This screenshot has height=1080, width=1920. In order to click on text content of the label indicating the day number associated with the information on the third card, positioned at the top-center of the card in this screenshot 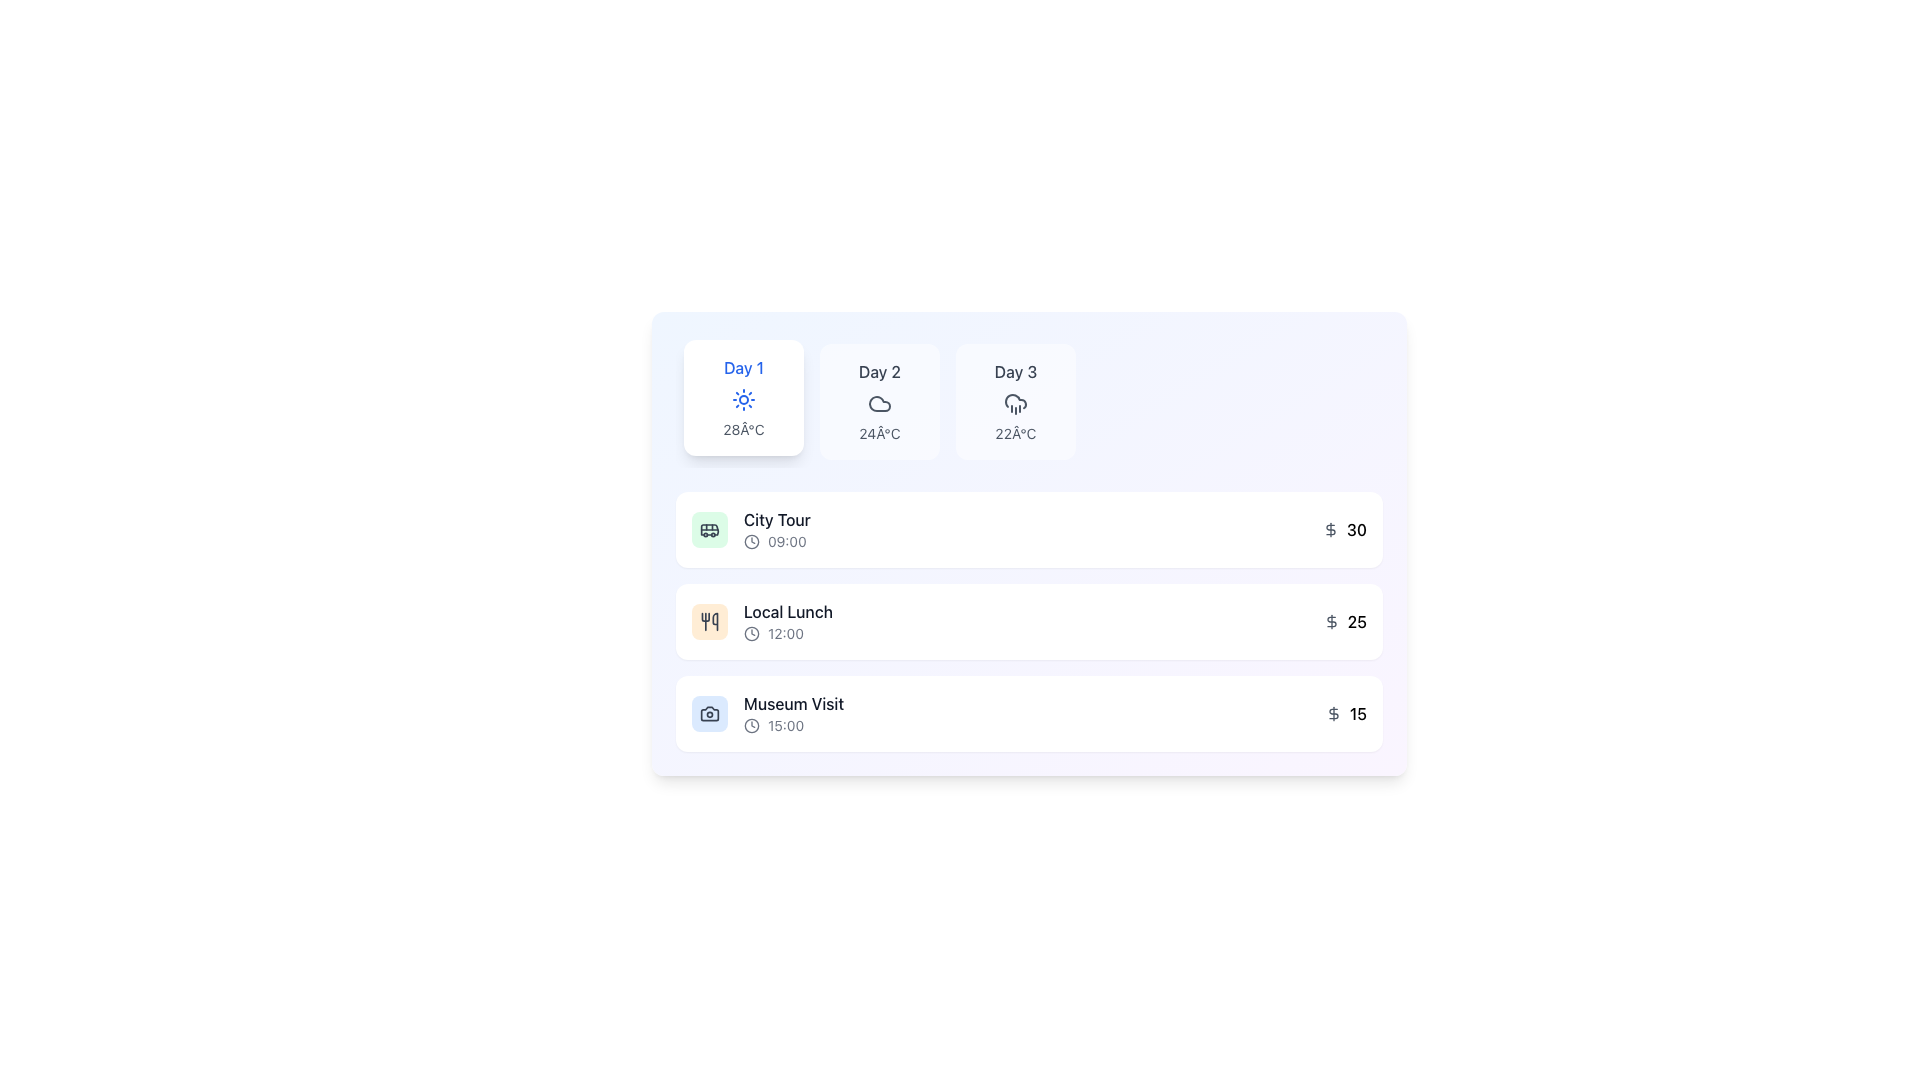, I will do `click(1016, 371)`.